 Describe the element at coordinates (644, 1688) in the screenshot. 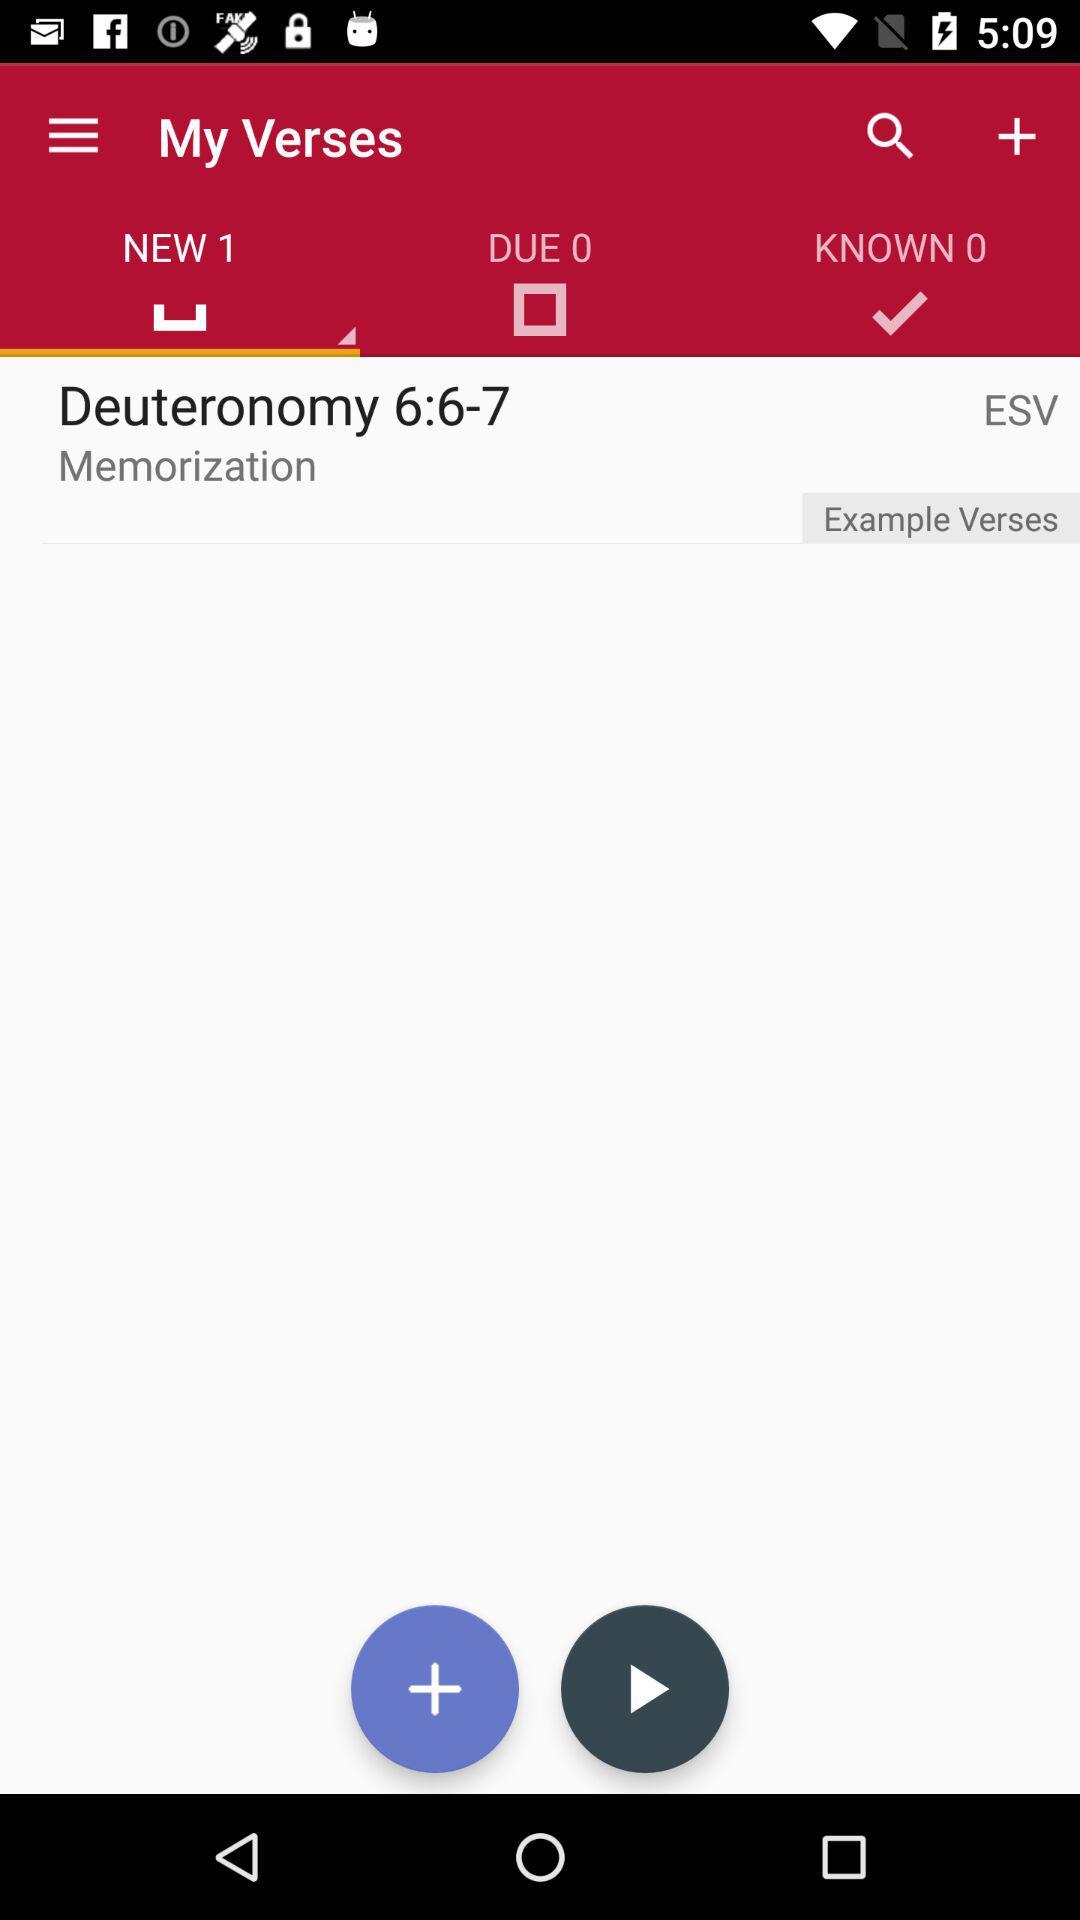

I see `the play icon` at that location.